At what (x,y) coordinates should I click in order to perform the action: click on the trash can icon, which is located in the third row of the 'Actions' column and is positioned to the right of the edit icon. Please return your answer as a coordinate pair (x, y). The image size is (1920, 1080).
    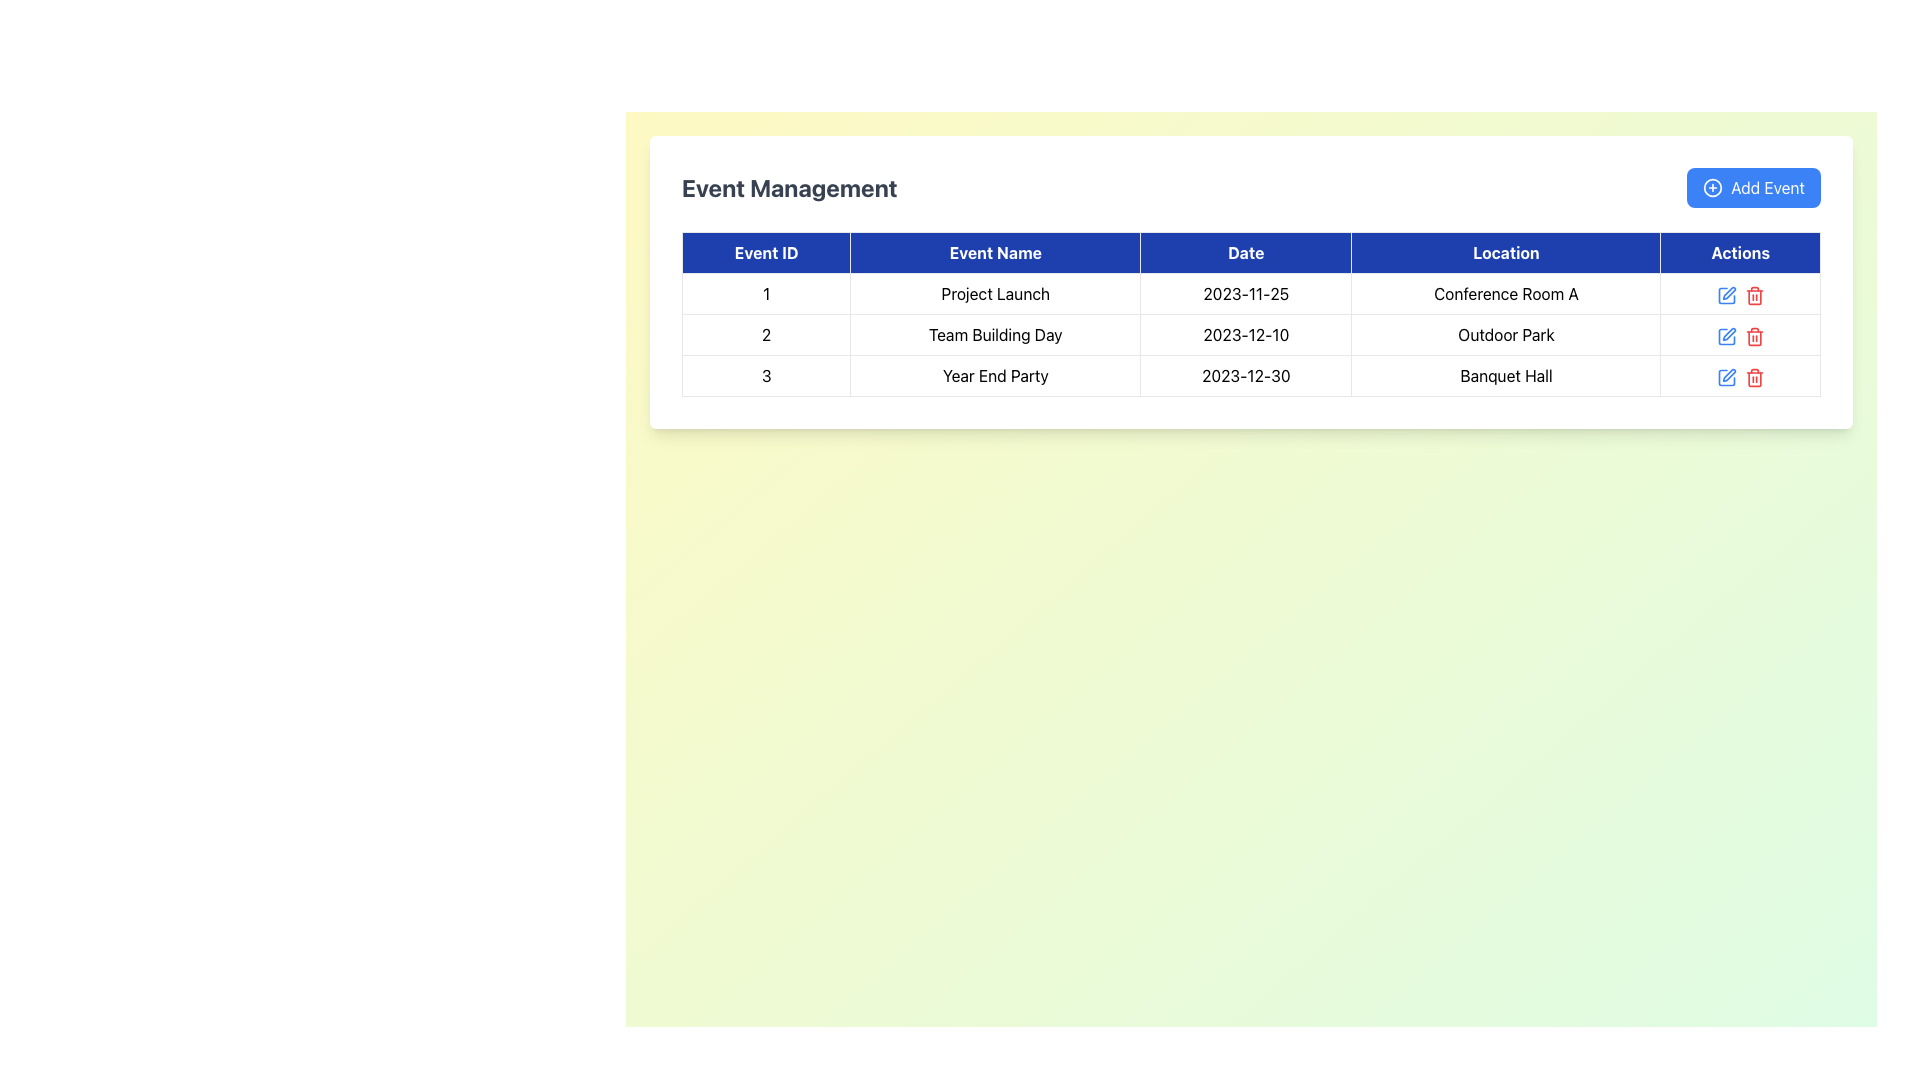
    Looking at the image, I should click on (1753, 379).